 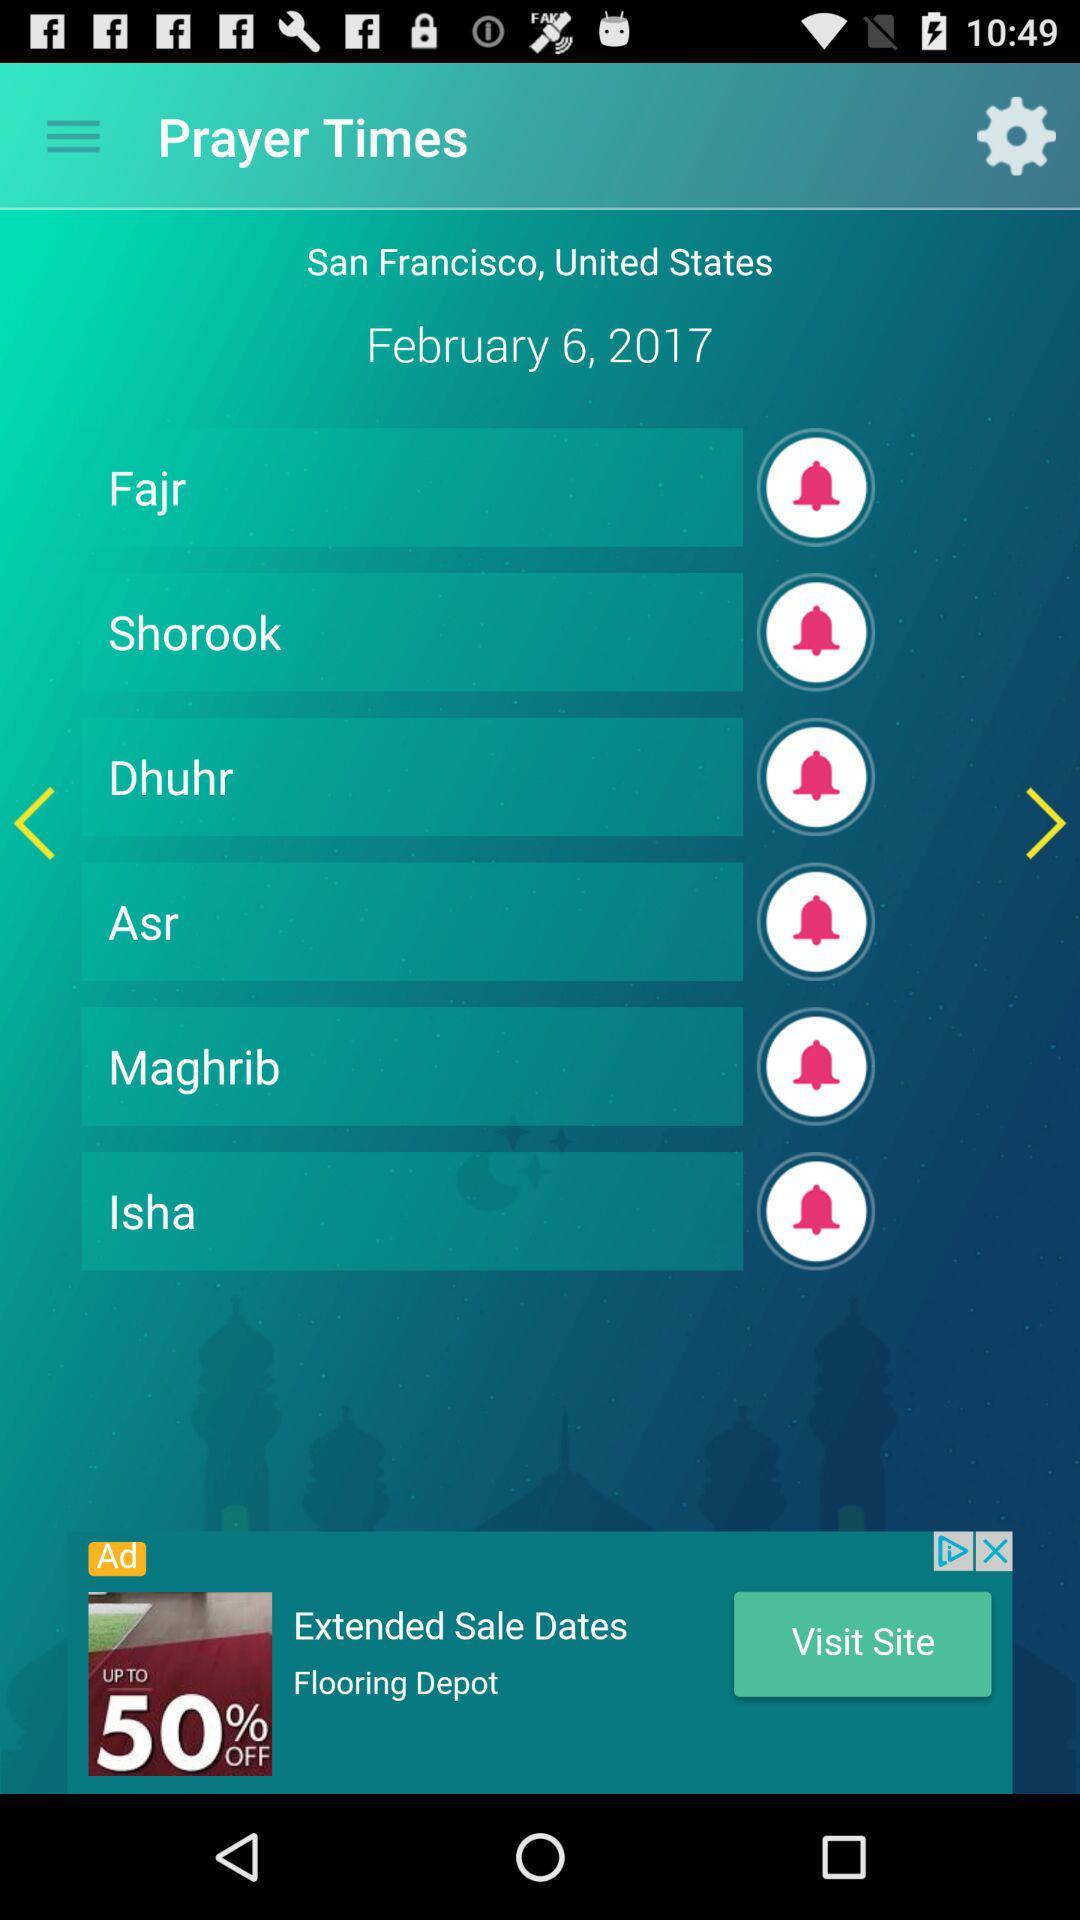 I want to click on the notifications icon, so click(x=816, y=1141).